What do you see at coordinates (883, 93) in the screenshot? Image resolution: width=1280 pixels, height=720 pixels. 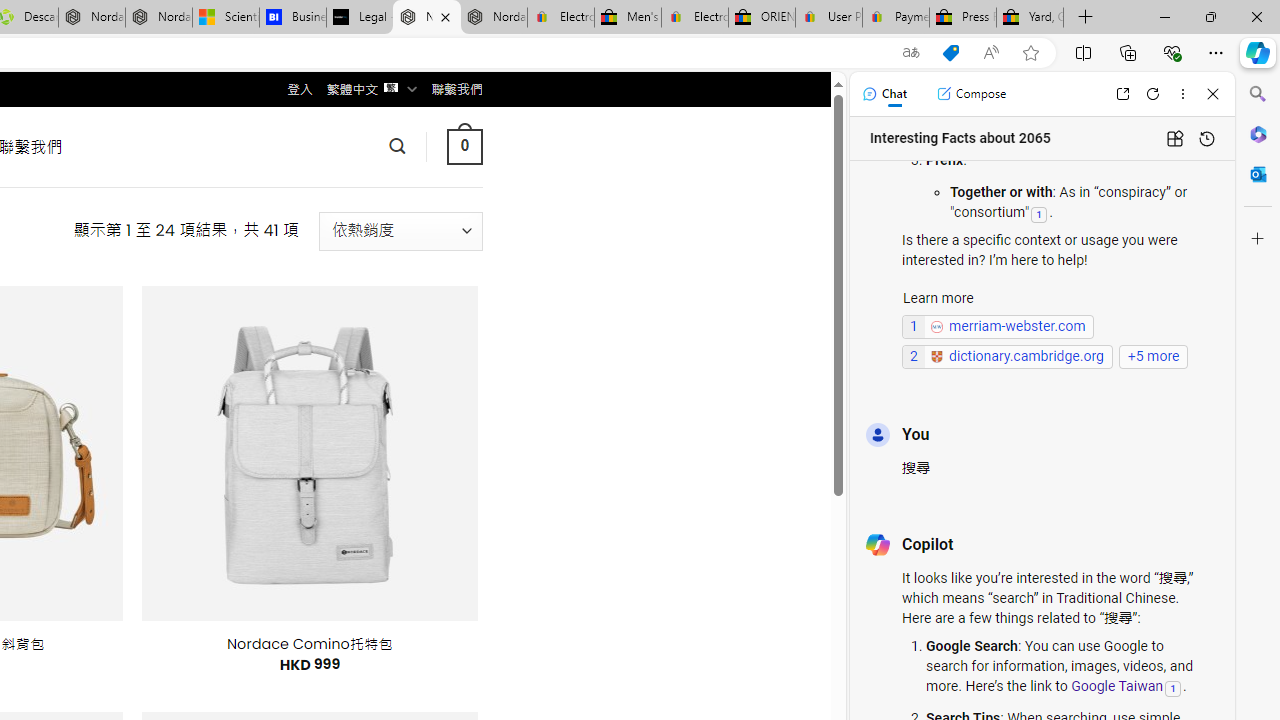 I see `'Chat'` at bounding box center [883, 93].